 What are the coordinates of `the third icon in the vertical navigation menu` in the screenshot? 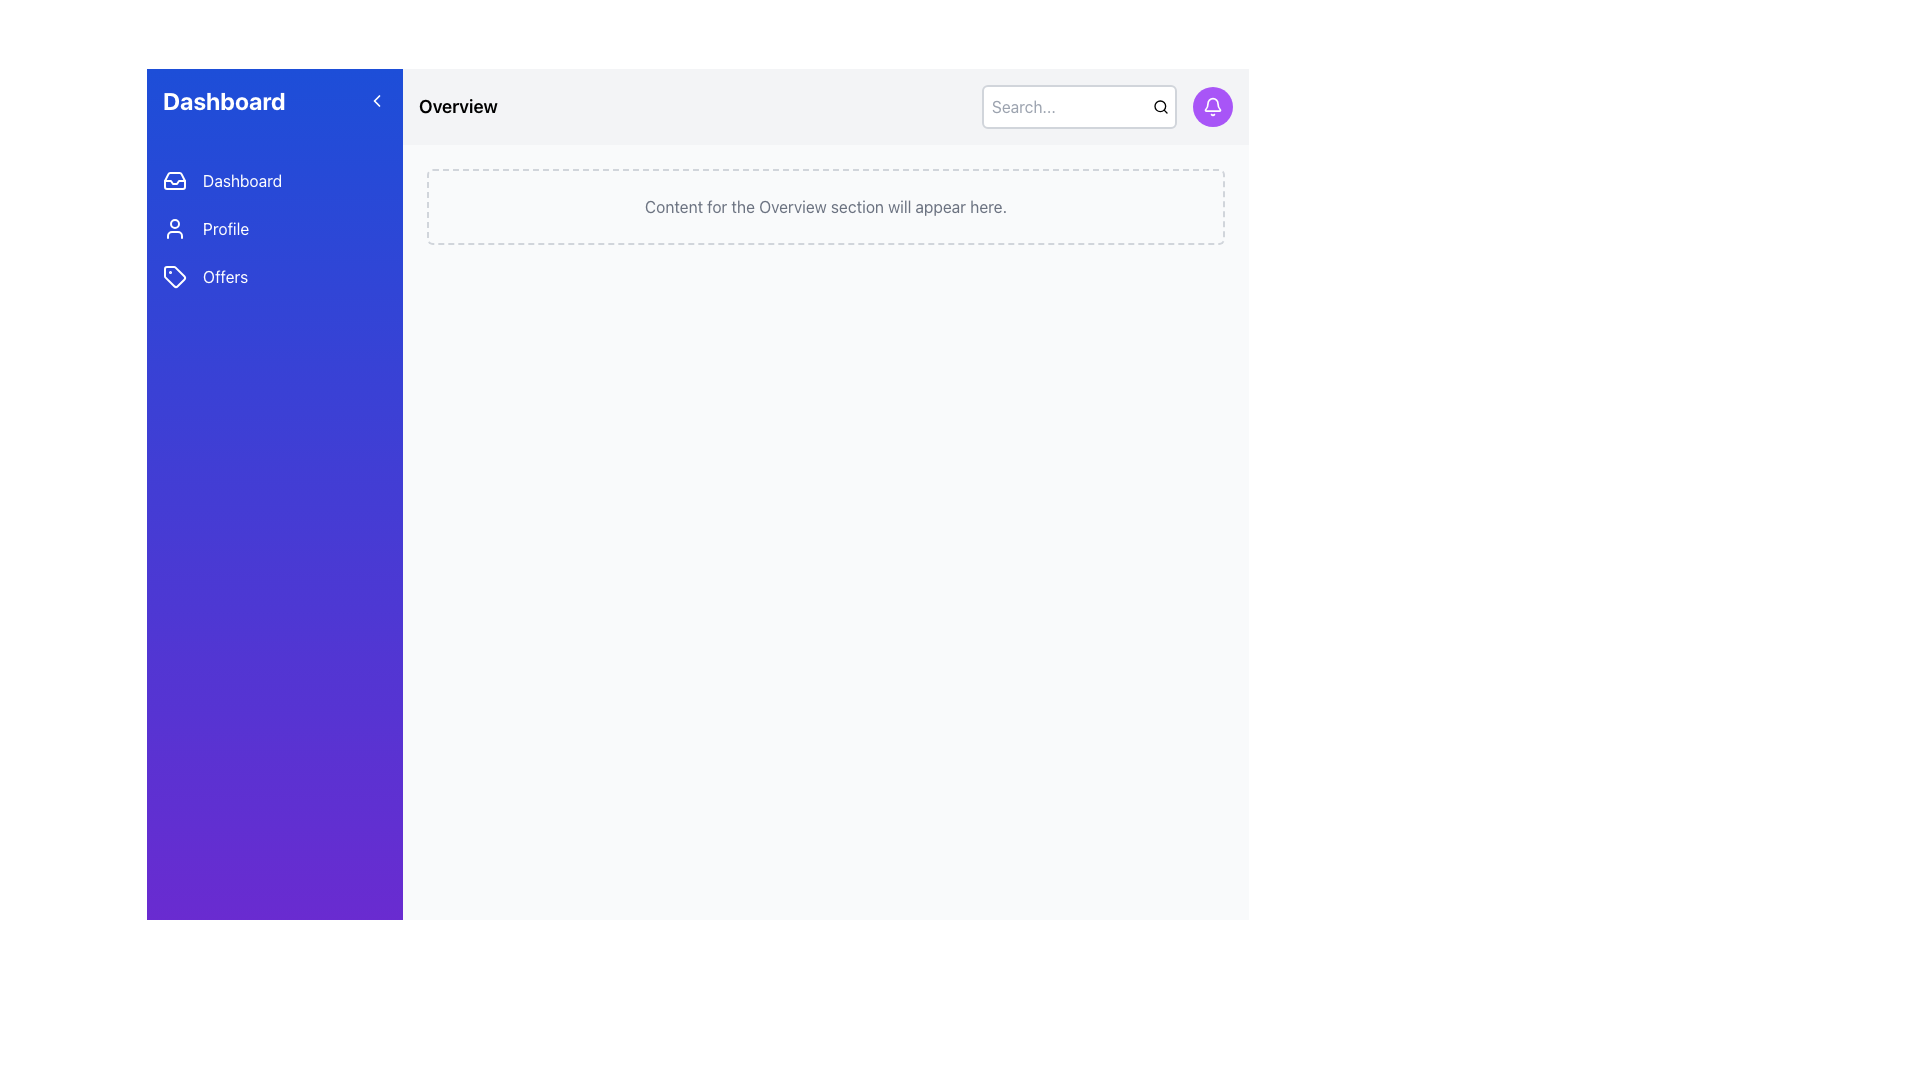 It's located at (174, 277).